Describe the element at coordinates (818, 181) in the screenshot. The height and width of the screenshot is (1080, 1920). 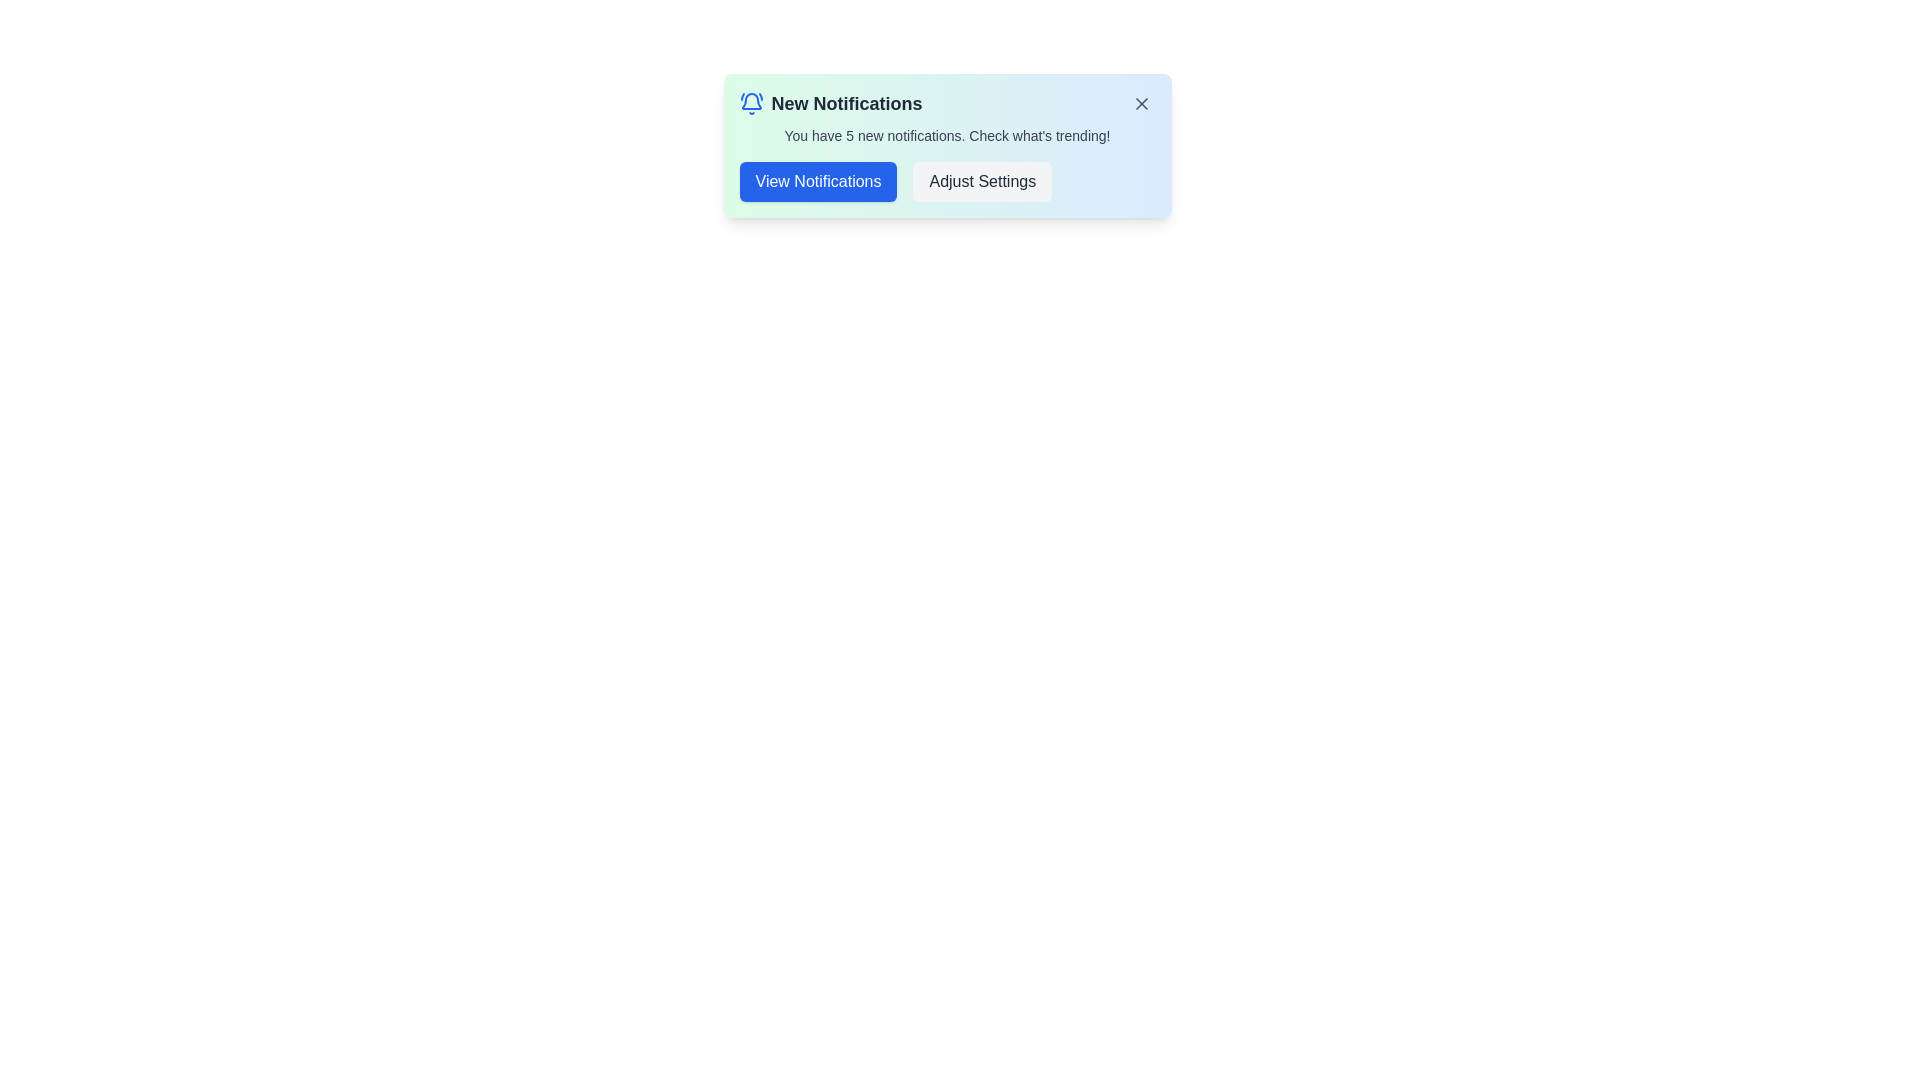
I see `the 'View Notifications' button` at that location.